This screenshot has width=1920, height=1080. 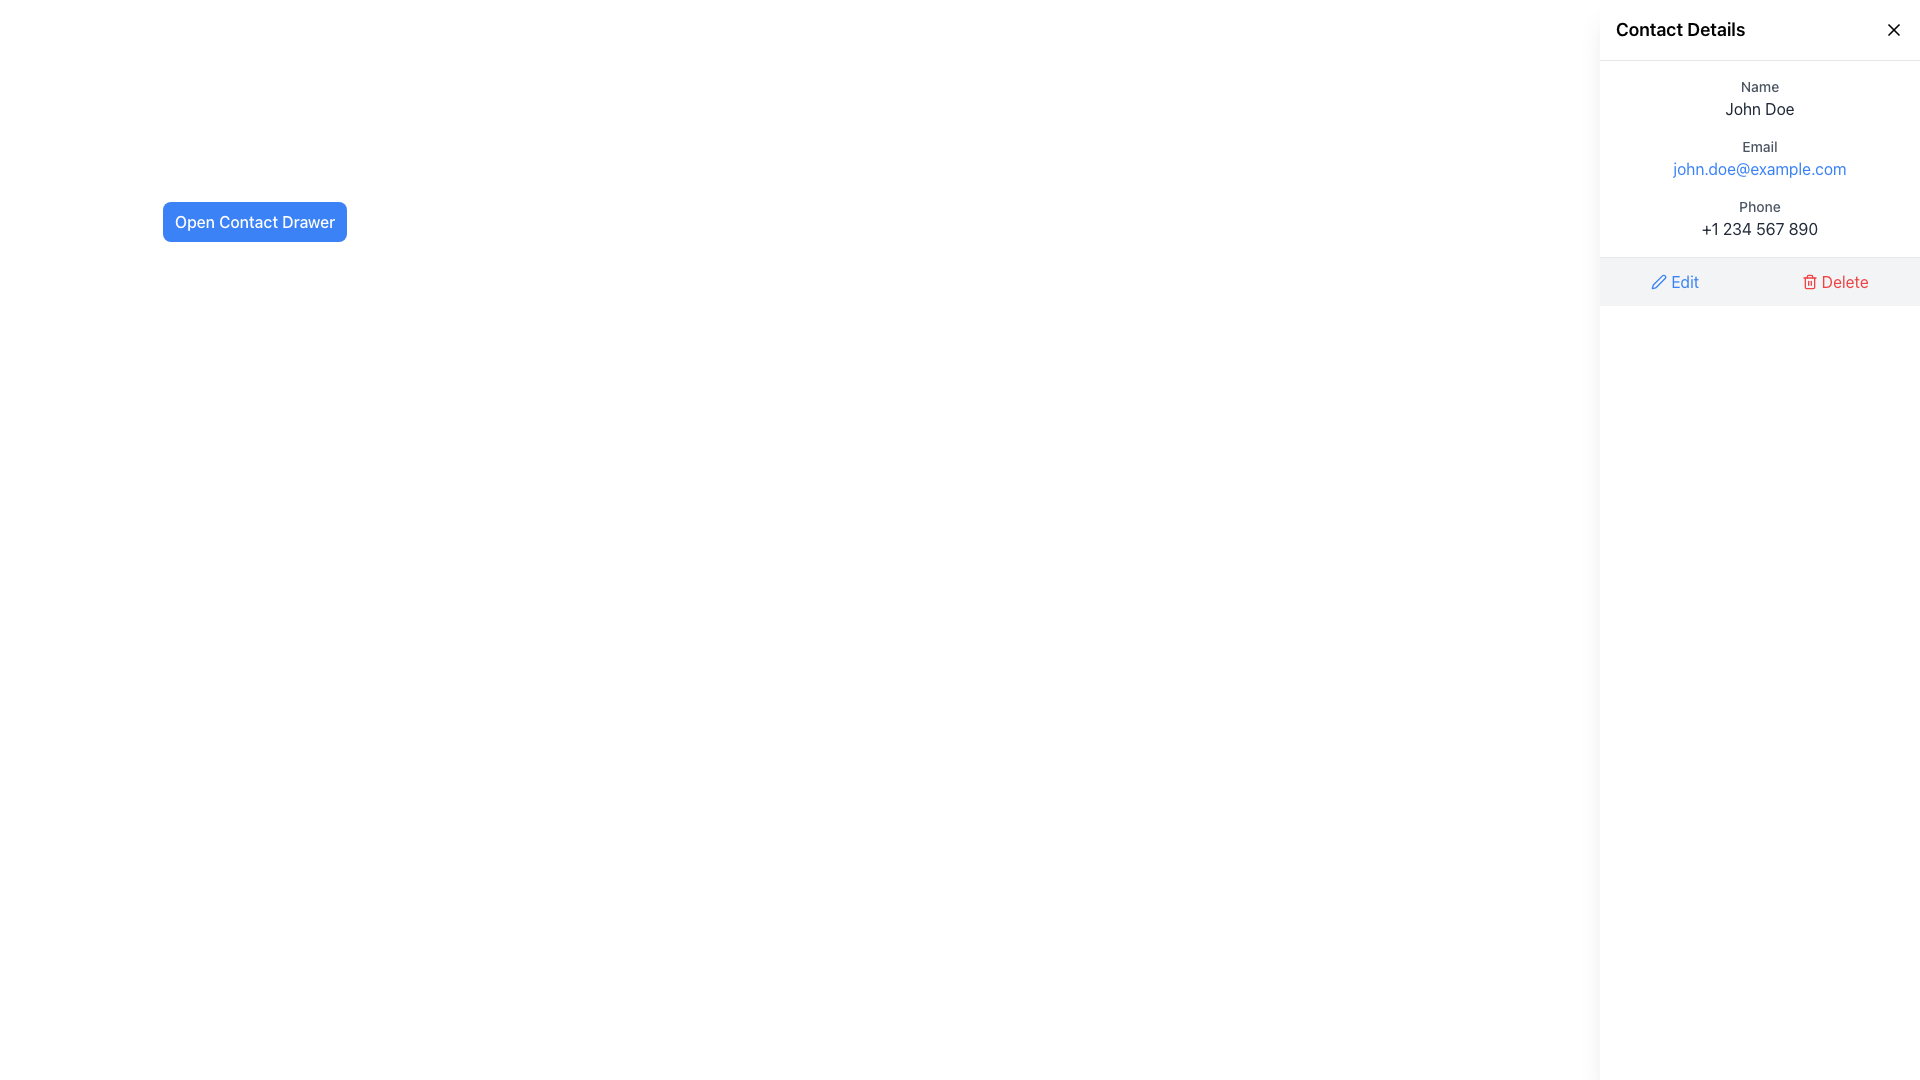 What do you see at coordinates (1760, 157) in the screenshot?
I see `the text display showing the email address for the contact named 'John Doe', located in the 'Contact Details' panel, below the 'Name' field and above the 'Phone' field` at bounding box center [1760, 157].